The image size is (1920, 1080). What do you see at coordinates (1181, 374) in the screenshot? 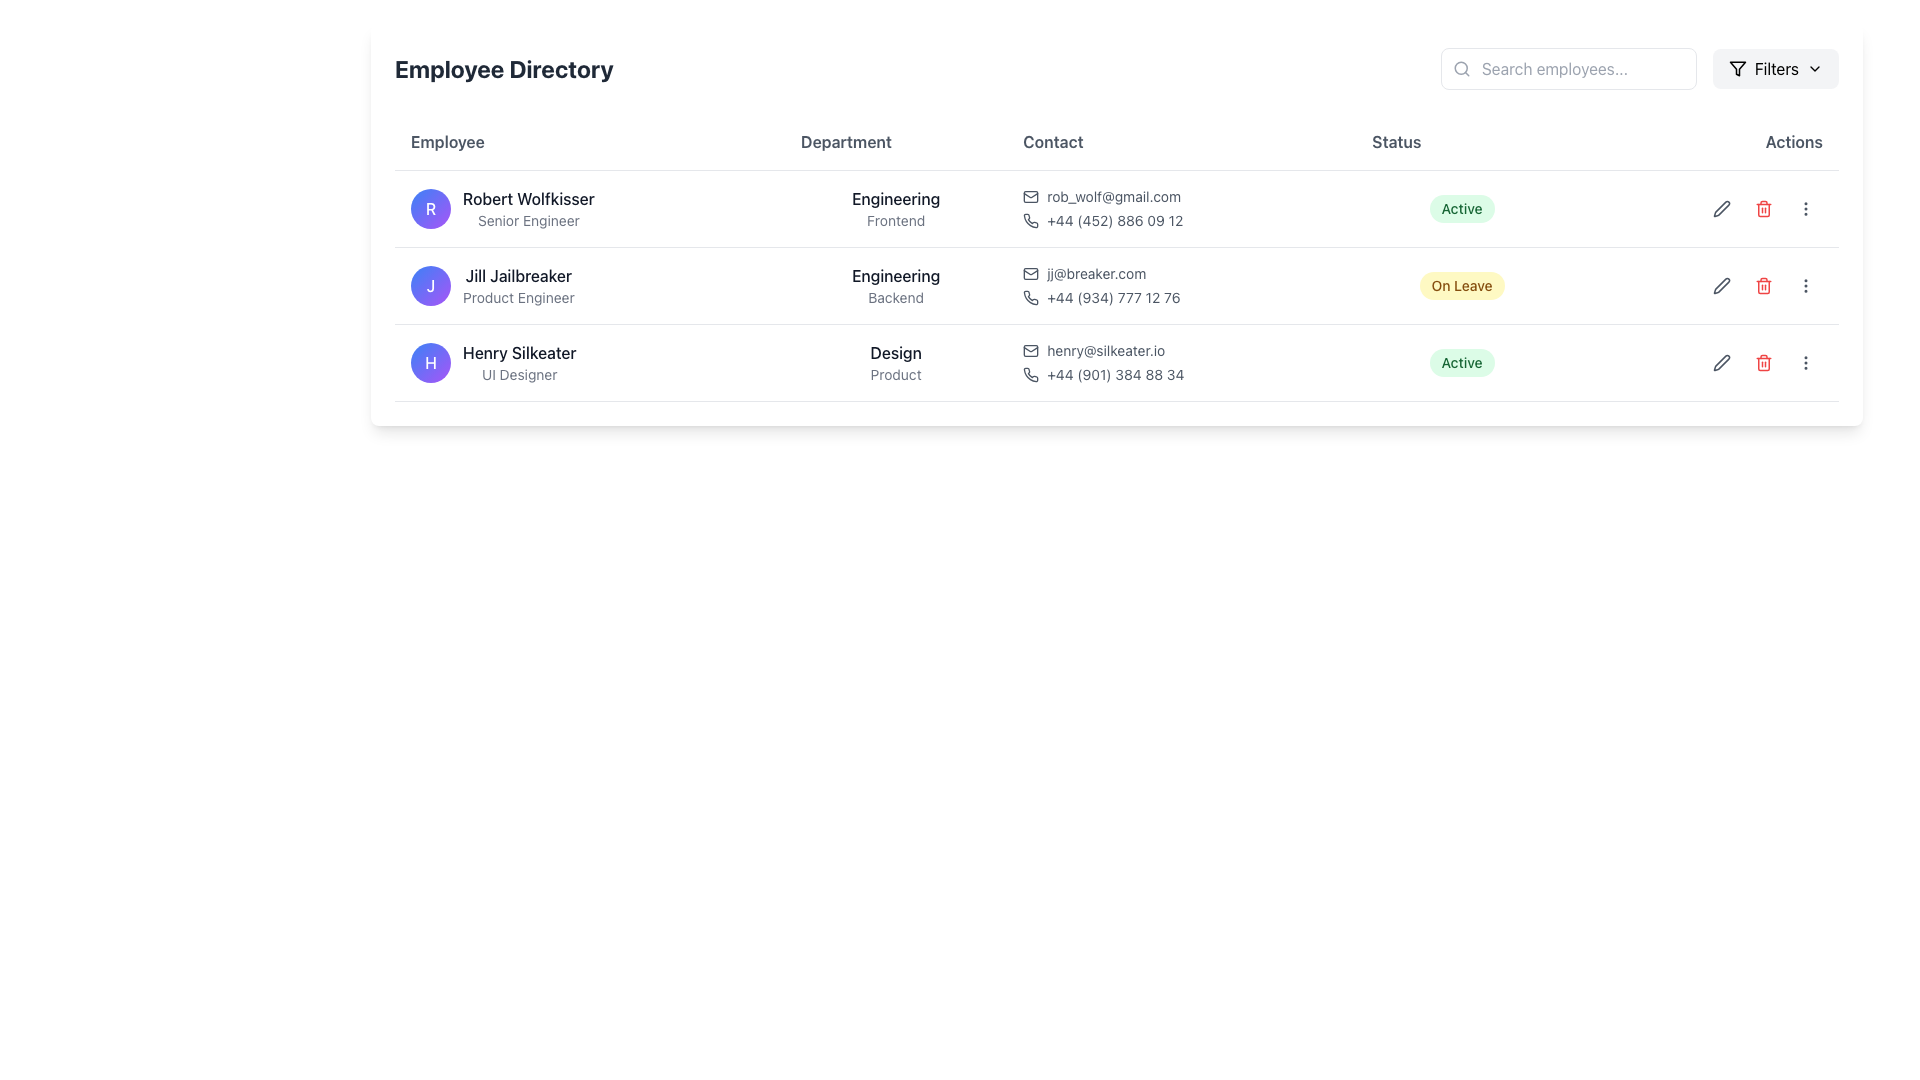
I see `the phone number display element in the 'Contact' column of the third row in the 'Employee Directory' table, which shows the phone number '+44 (901) 384 88 34' and is styled with gray text` at bounding box center [1181, 374].